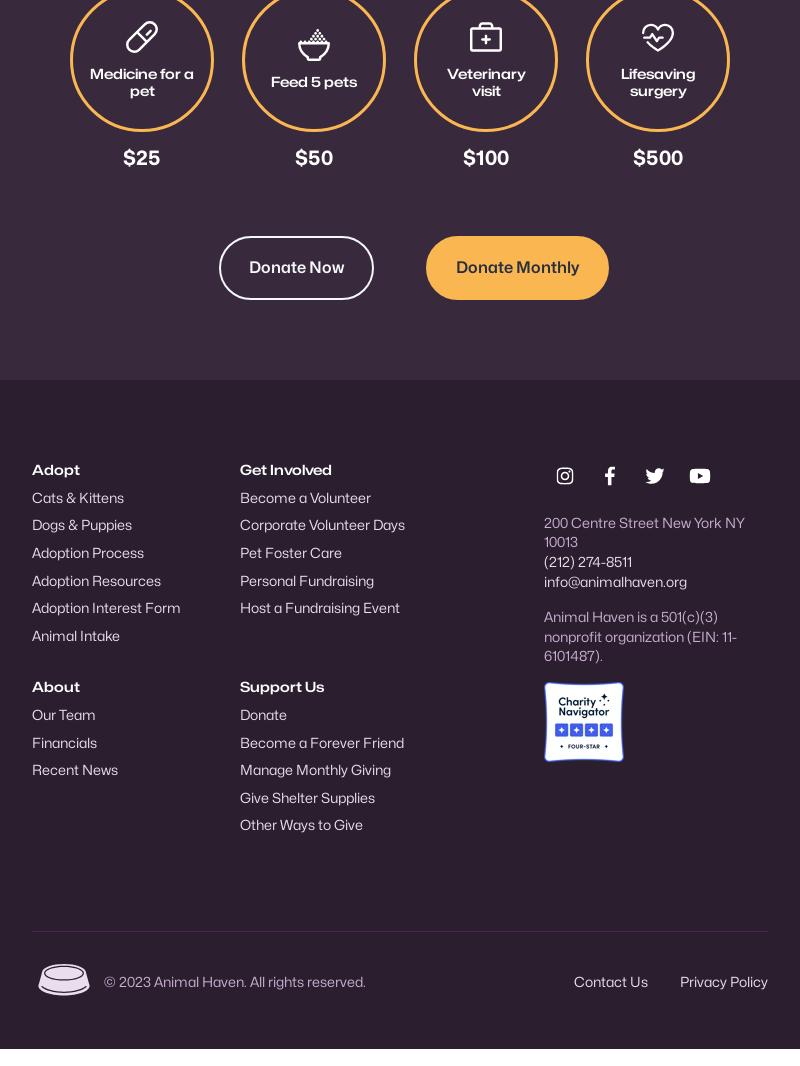 The width and height of the screenshot is (800, 1066). What do you see at coordinates (121, 156) in the screenshot?
I see `'$25'` at bounding box center [121, 156].